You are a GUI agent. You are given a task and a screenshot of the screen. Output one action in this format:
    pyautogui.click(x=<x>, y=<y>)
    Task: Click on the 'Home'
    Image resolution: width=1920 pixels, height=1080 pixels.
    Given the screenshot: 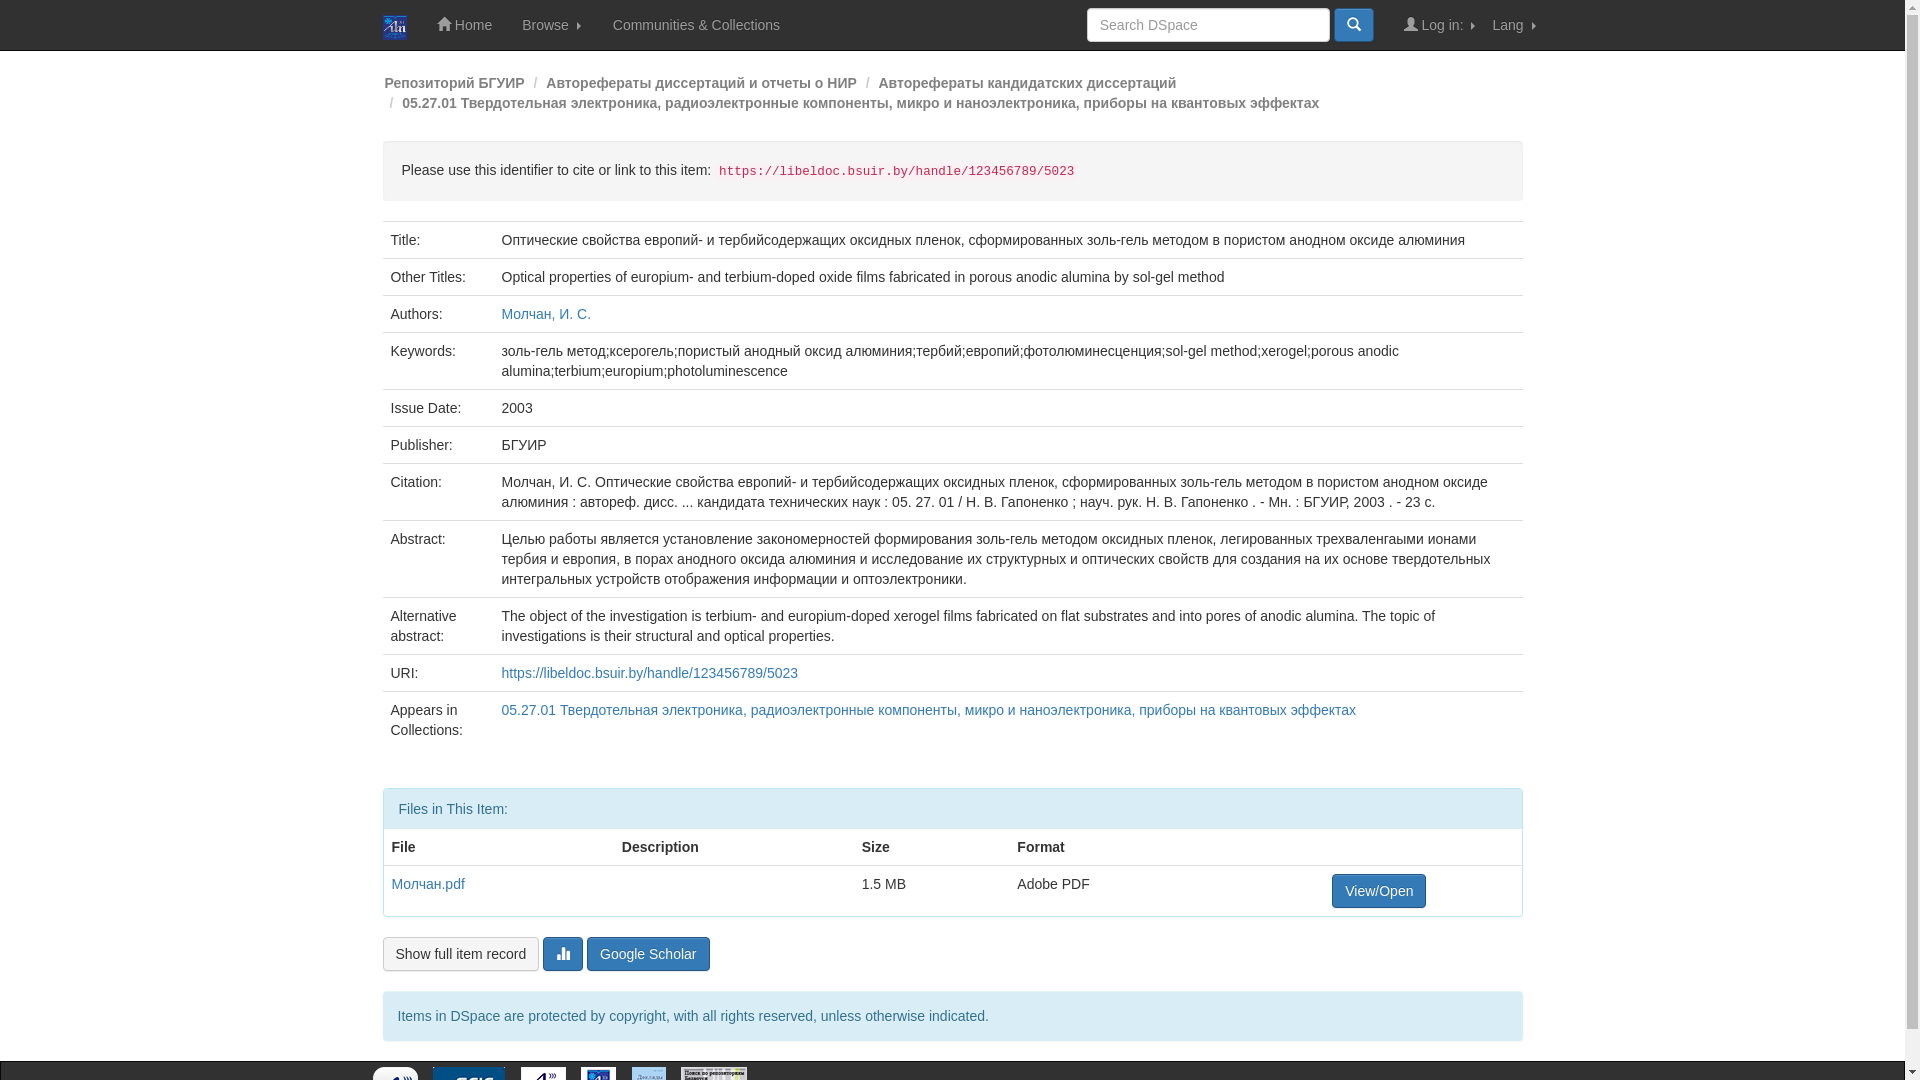 What is the action you would take?
    pyautogui.click(x=463, y=24)
    